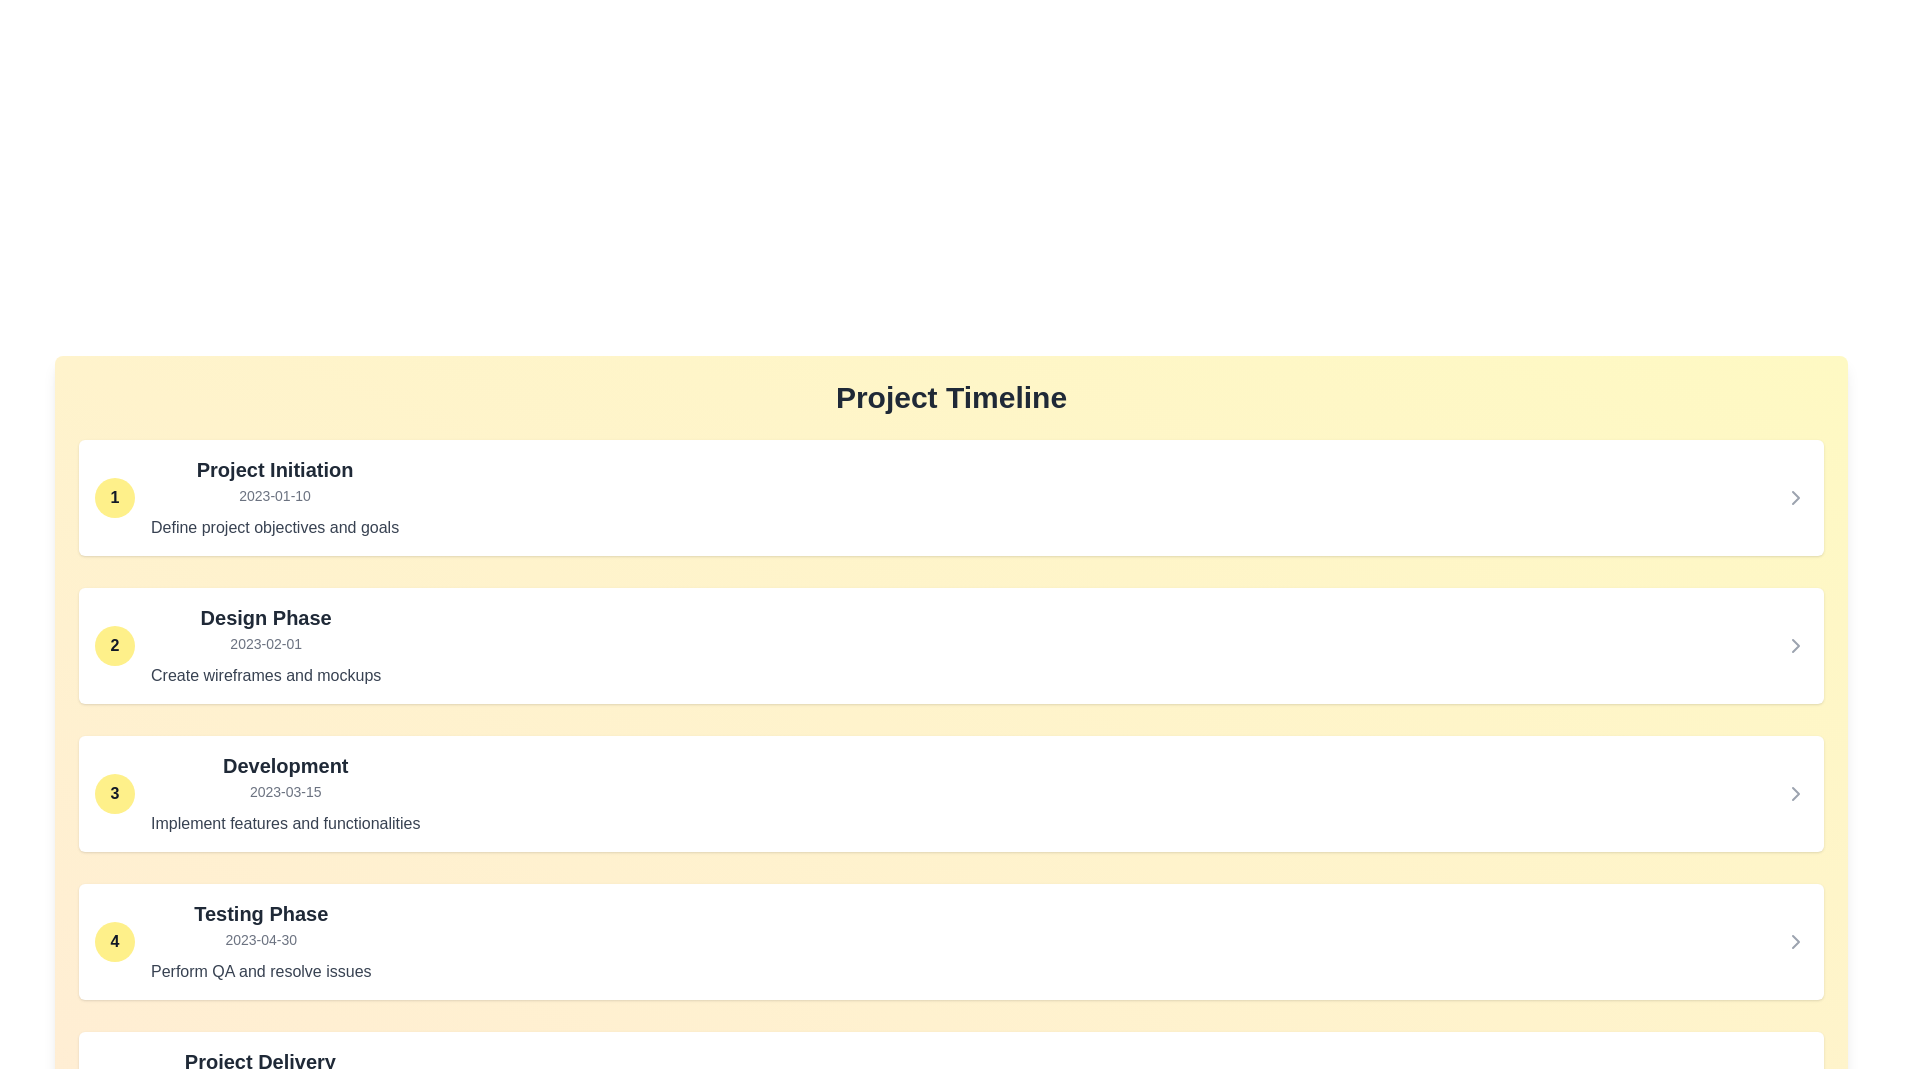 This screenshot has width=1920, height=1080. Describe the element at coordinates (114, 941) in the screenshot. I see `the badge indicating step number '4' in the project's timeline, located to the left of the 'Testing Phase' text` at that location.